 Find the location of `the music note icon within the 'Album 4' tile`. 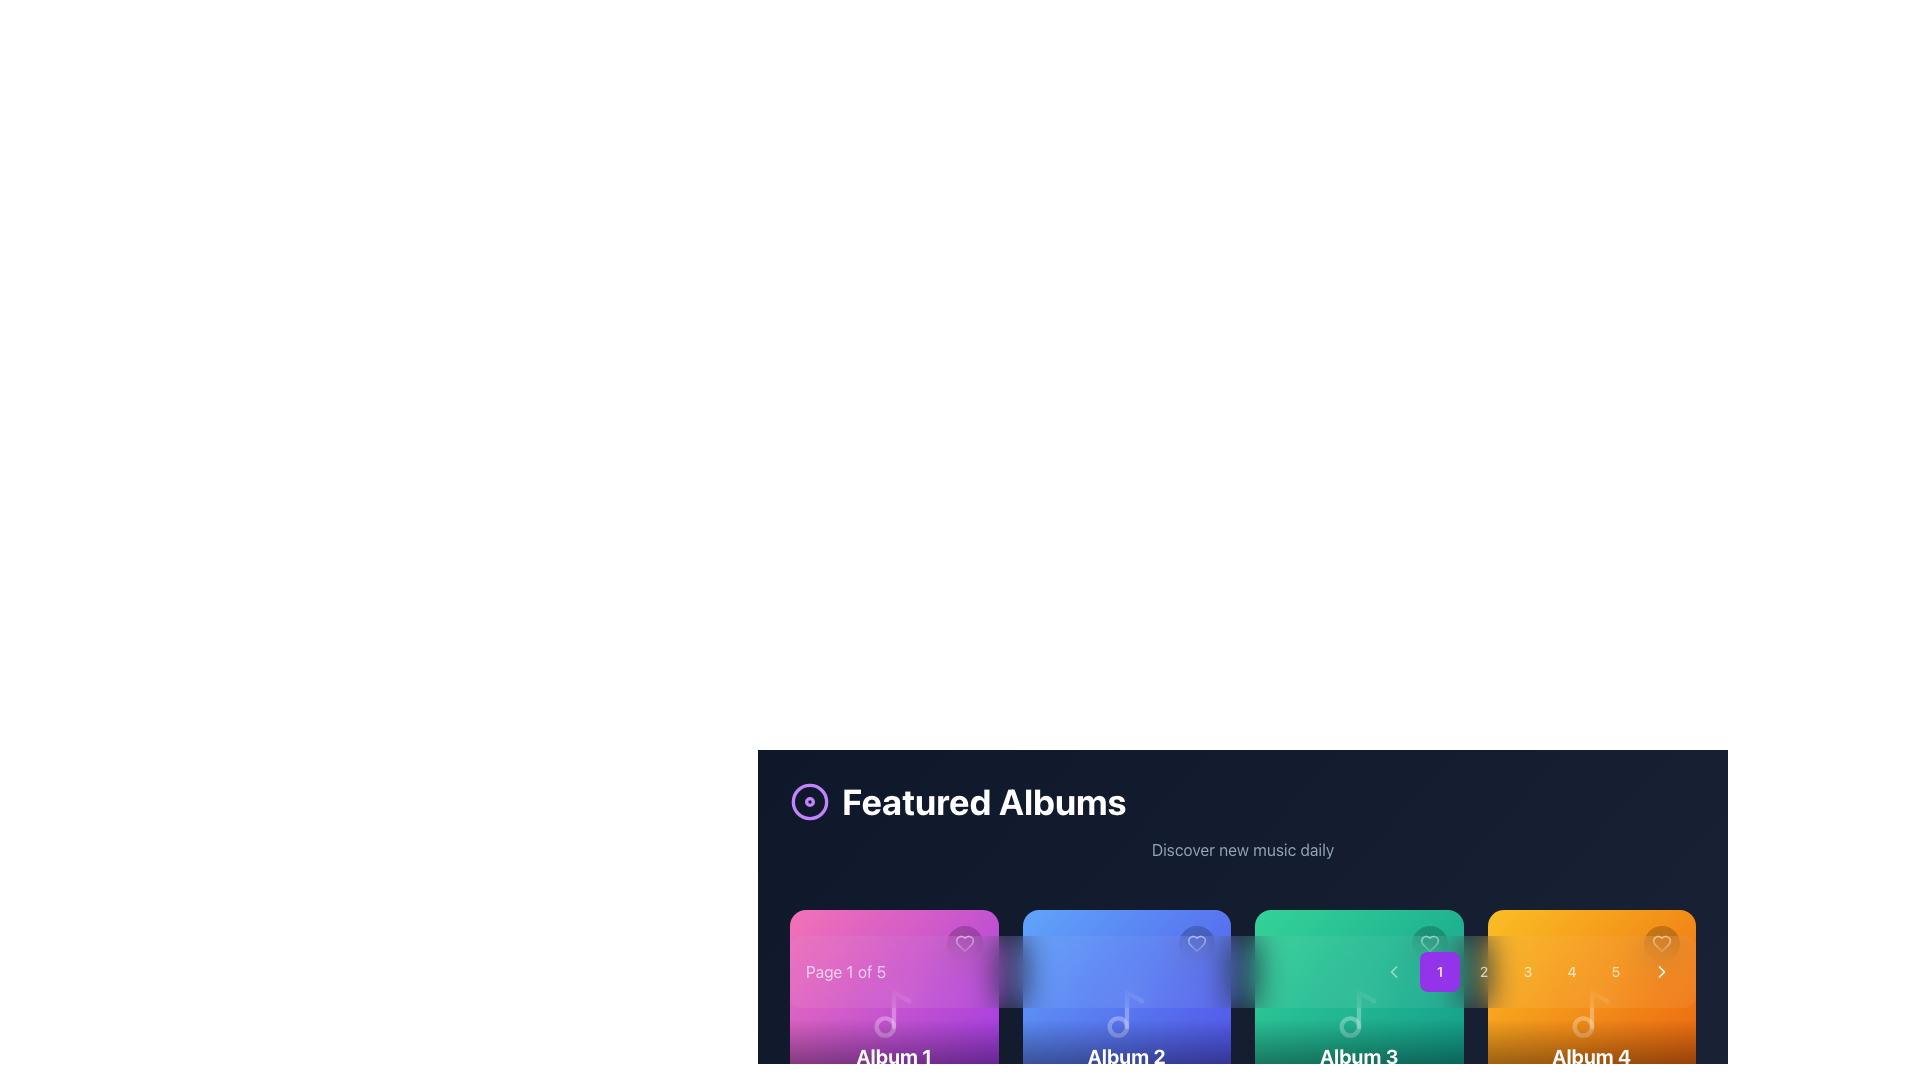

the music note icon within the 'Album 4' tile is located at coordinates (1590, 1014).